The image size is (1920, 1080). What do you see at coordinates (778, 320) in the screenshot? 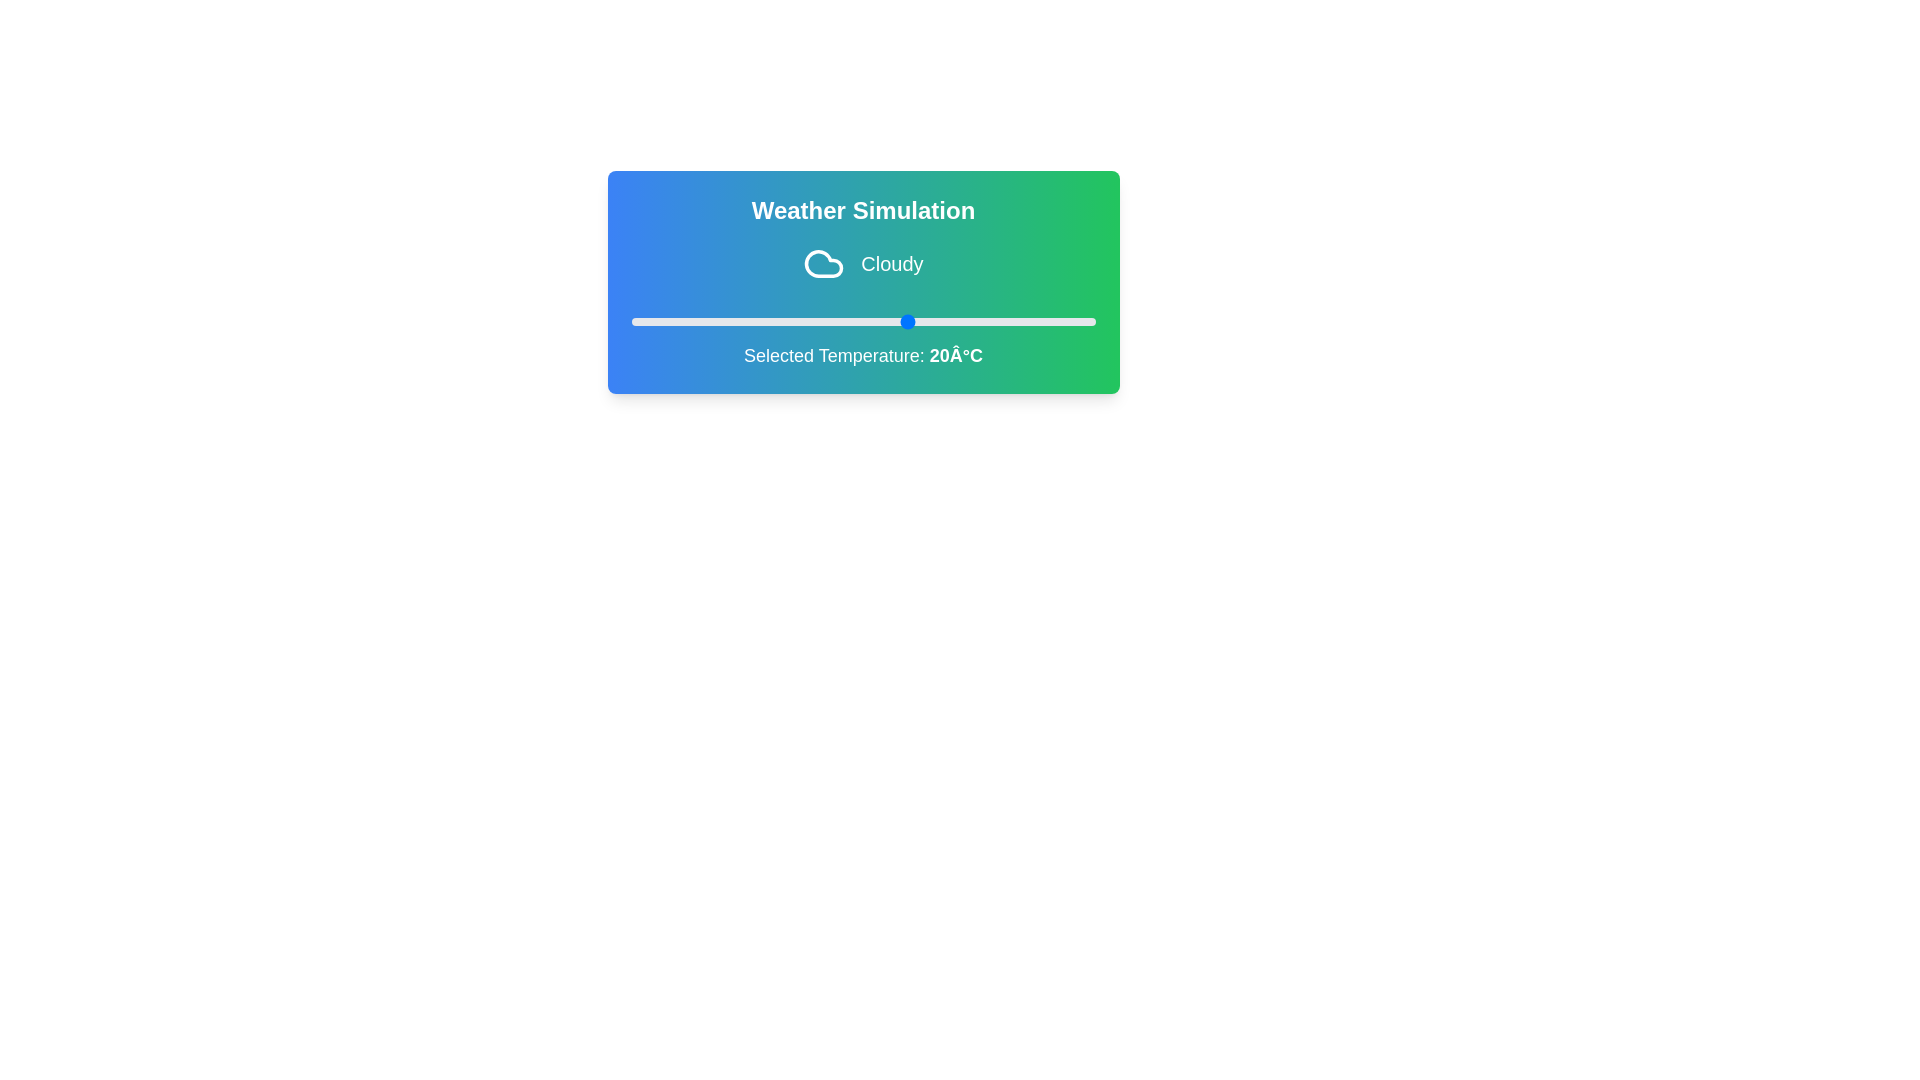
I see `the temperature` at bounding box center [778, 320].